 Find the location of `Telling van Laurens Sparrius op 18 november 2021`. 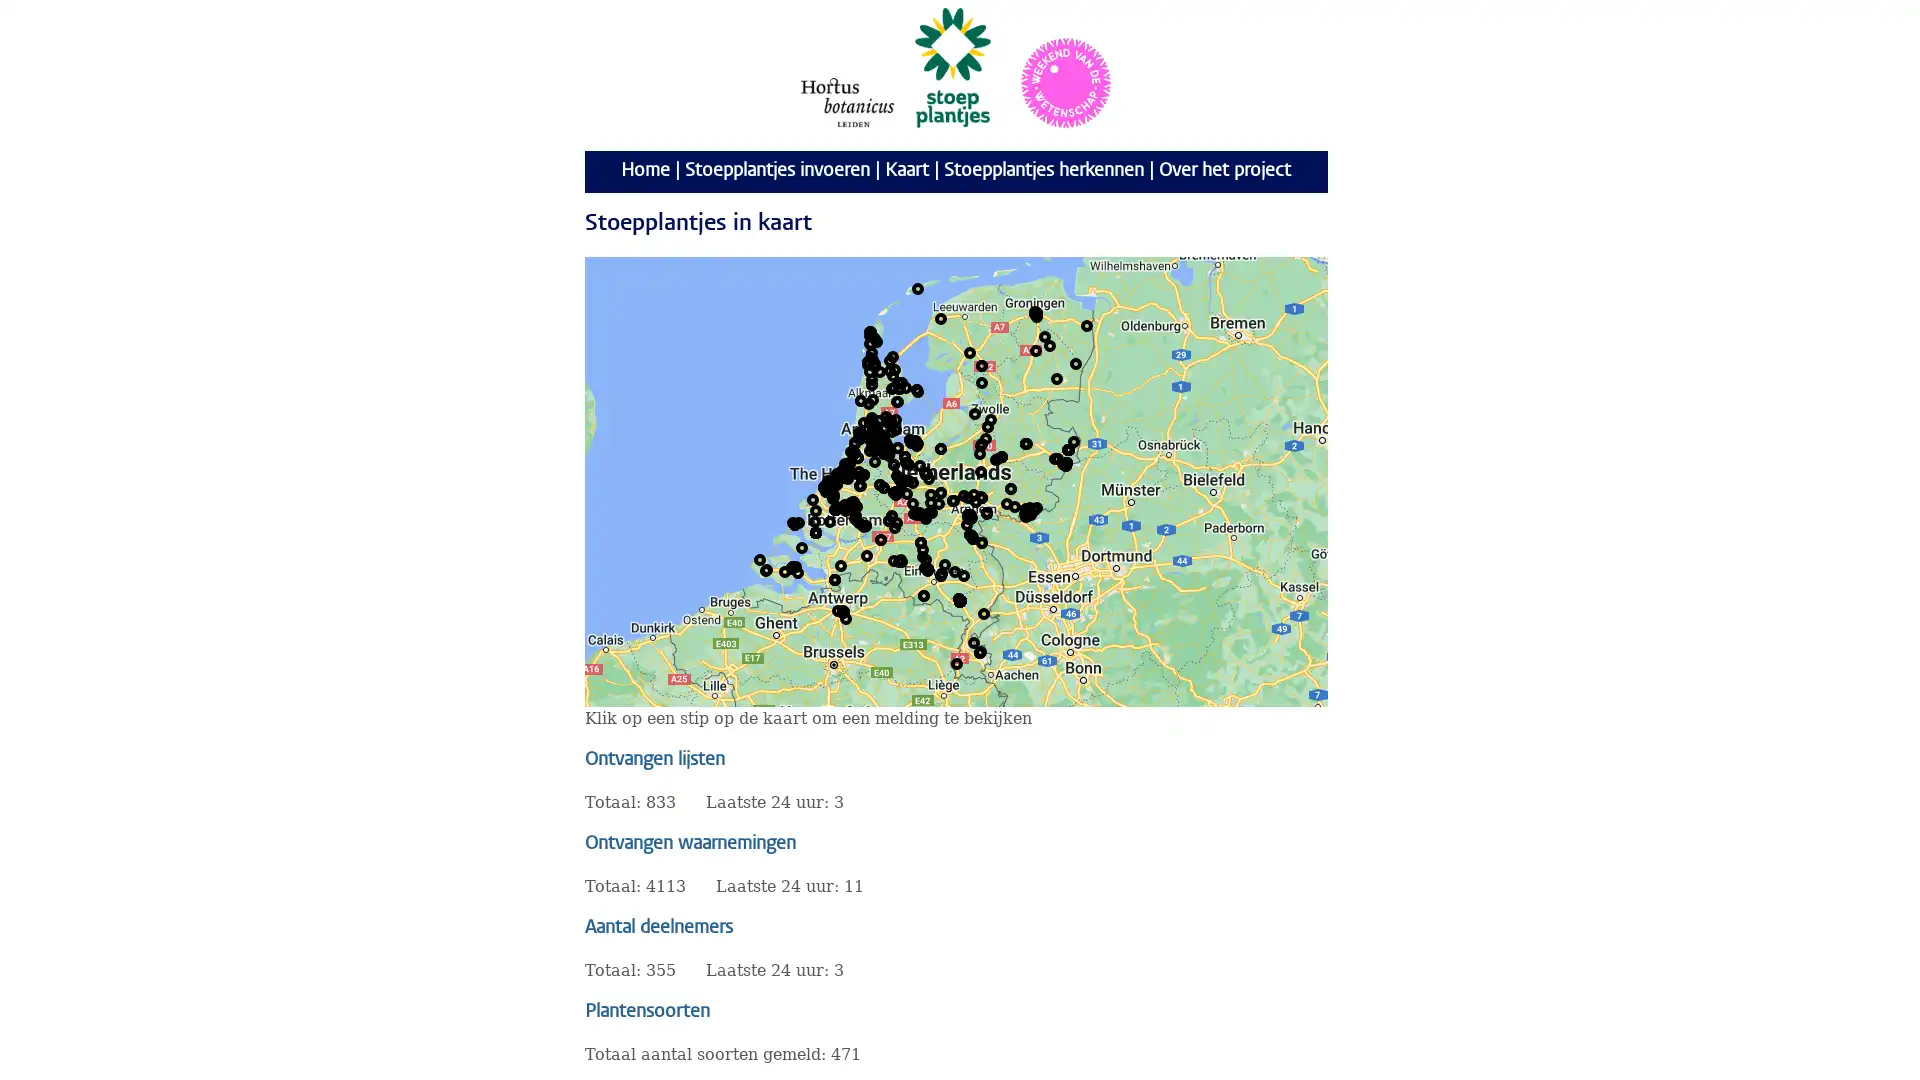

Telling van Laurens Sparrius op 18 november 2021 is located at coordinates (972, 515).